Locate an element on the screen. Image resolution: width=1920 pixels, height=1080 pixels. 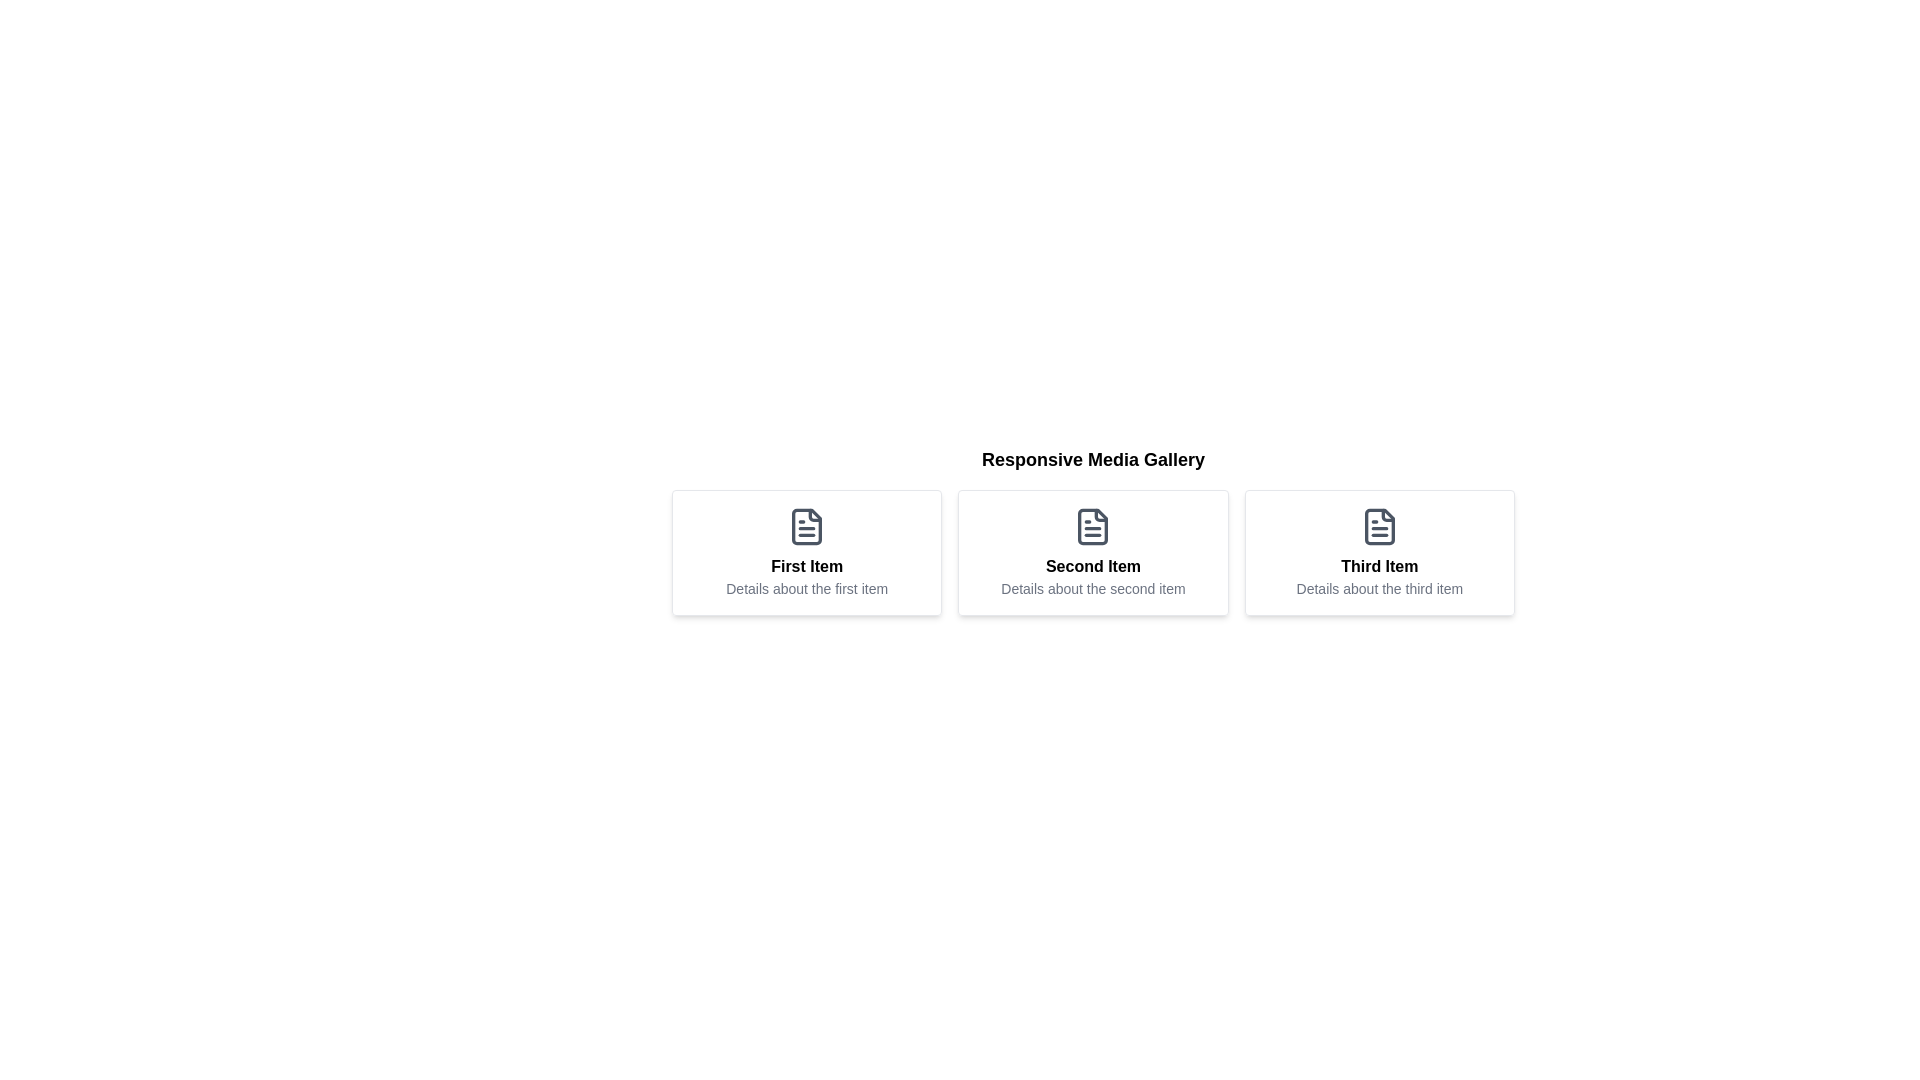
text of the informational label titled 'Second Item' located in the middle card of the gallery, which provides details about the second item is located at coordinates (1092, 577).